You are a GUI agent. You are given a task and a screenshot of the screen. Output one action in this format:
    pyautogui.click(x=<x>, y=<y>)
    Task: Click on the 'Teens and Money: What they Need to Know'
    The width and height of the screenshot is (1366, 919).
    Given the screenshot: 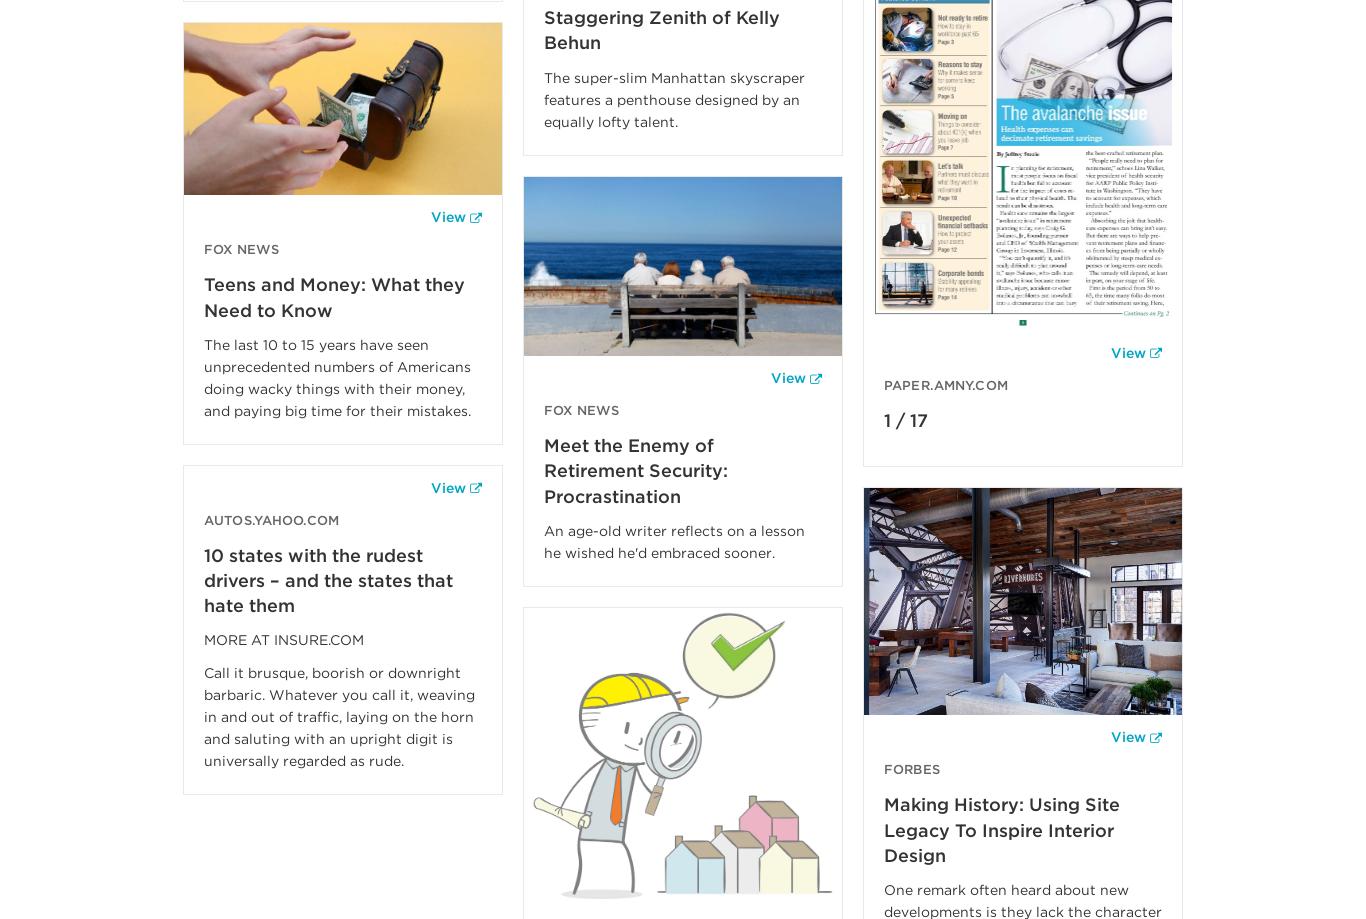 What is the action you would take?
    pyautogui.click(x=202, y=296)
    